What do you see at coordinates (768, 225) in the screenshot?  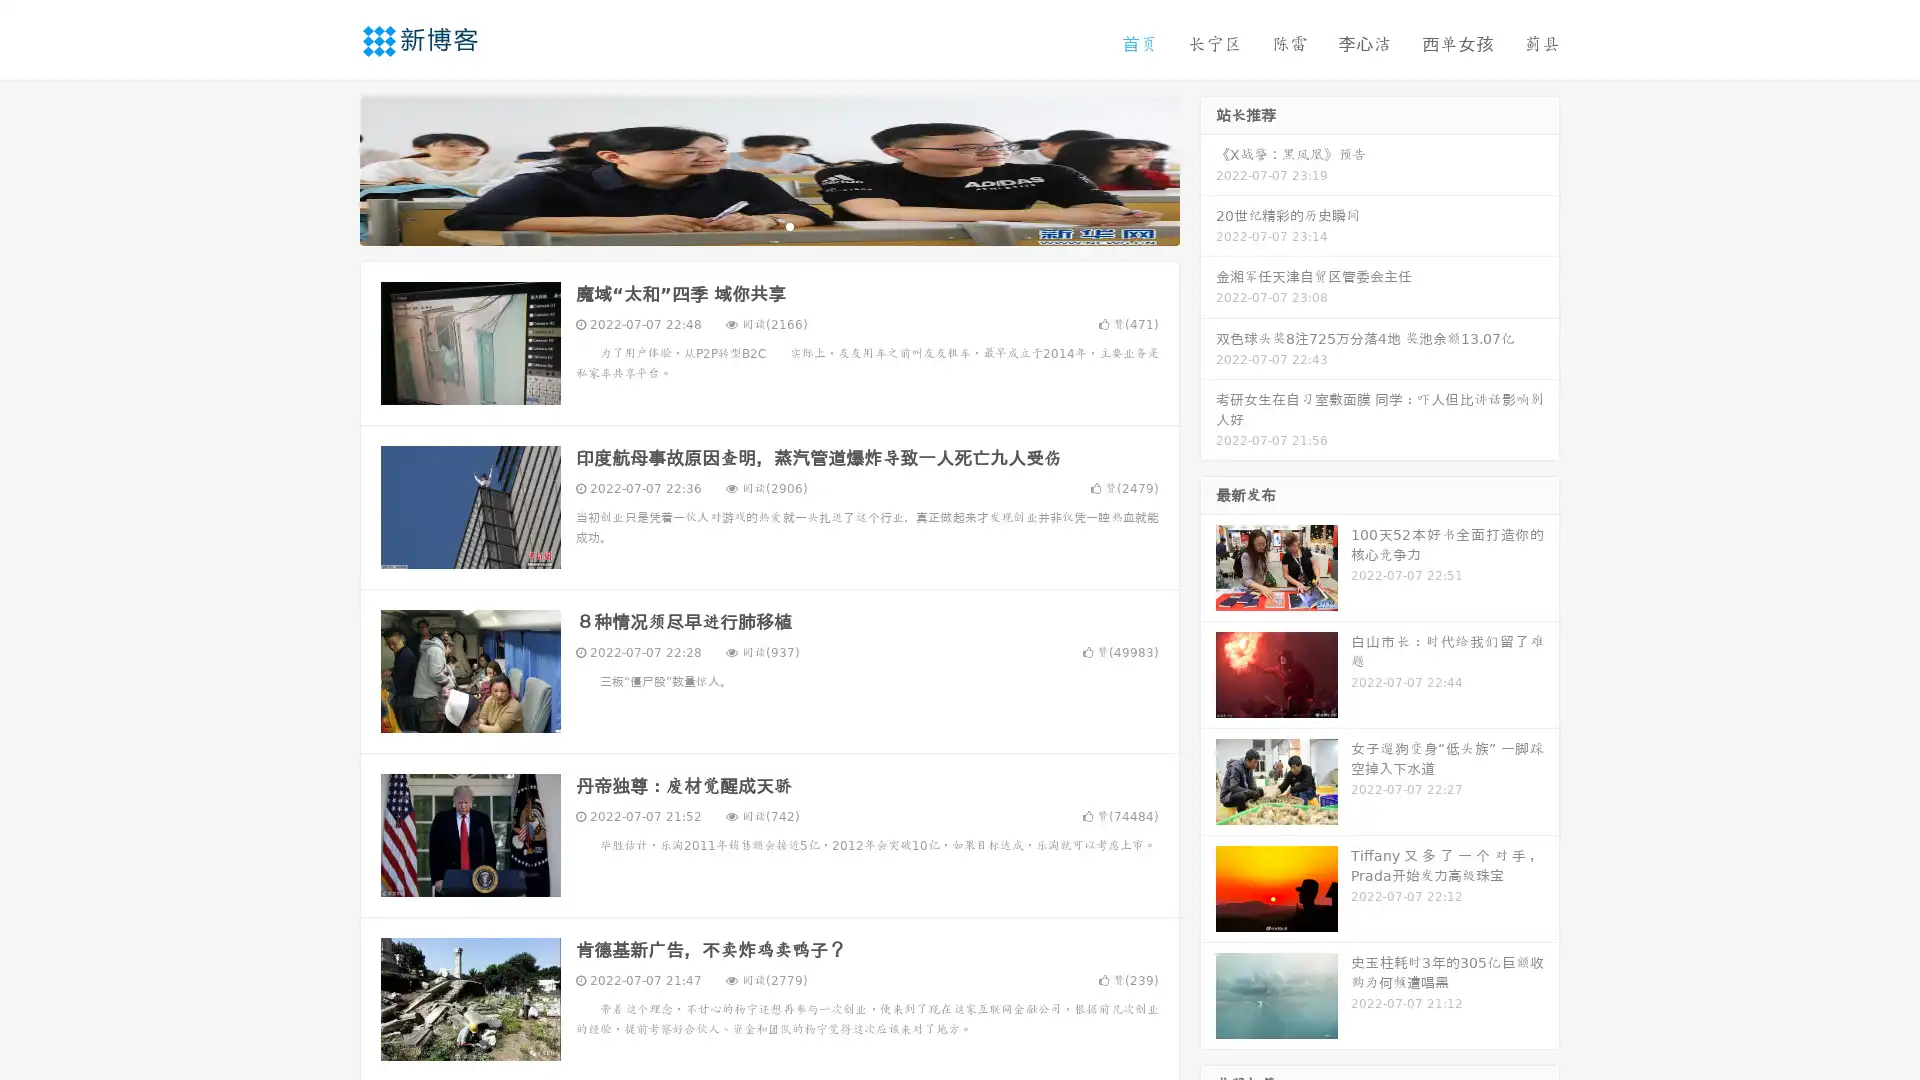 I see `Go to slide 2` at bounding box center [768, 225].